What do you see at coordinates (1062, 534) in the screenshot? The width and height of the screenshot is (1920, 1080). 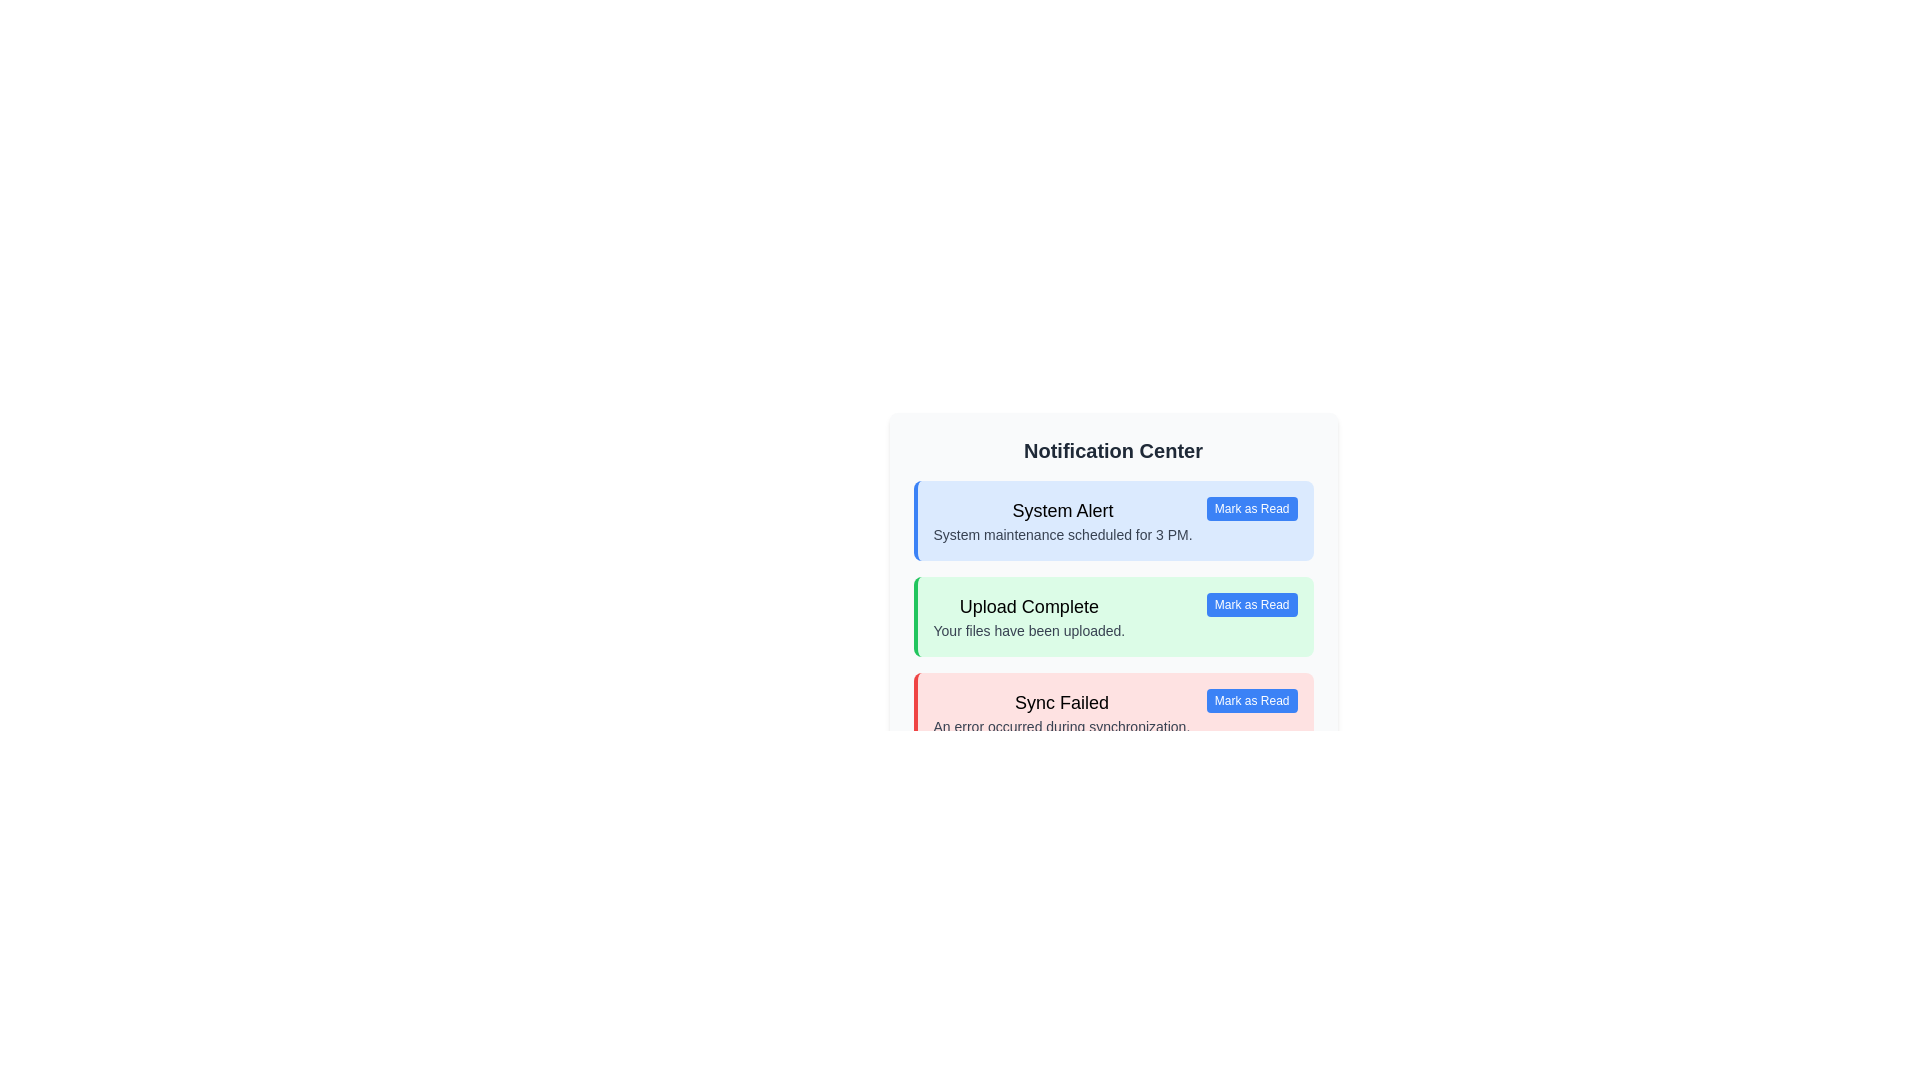 I see `the second line of the 'System Alert' notification block that informs about a scheduled system maintenance event` at bounding box center [1062, 534].